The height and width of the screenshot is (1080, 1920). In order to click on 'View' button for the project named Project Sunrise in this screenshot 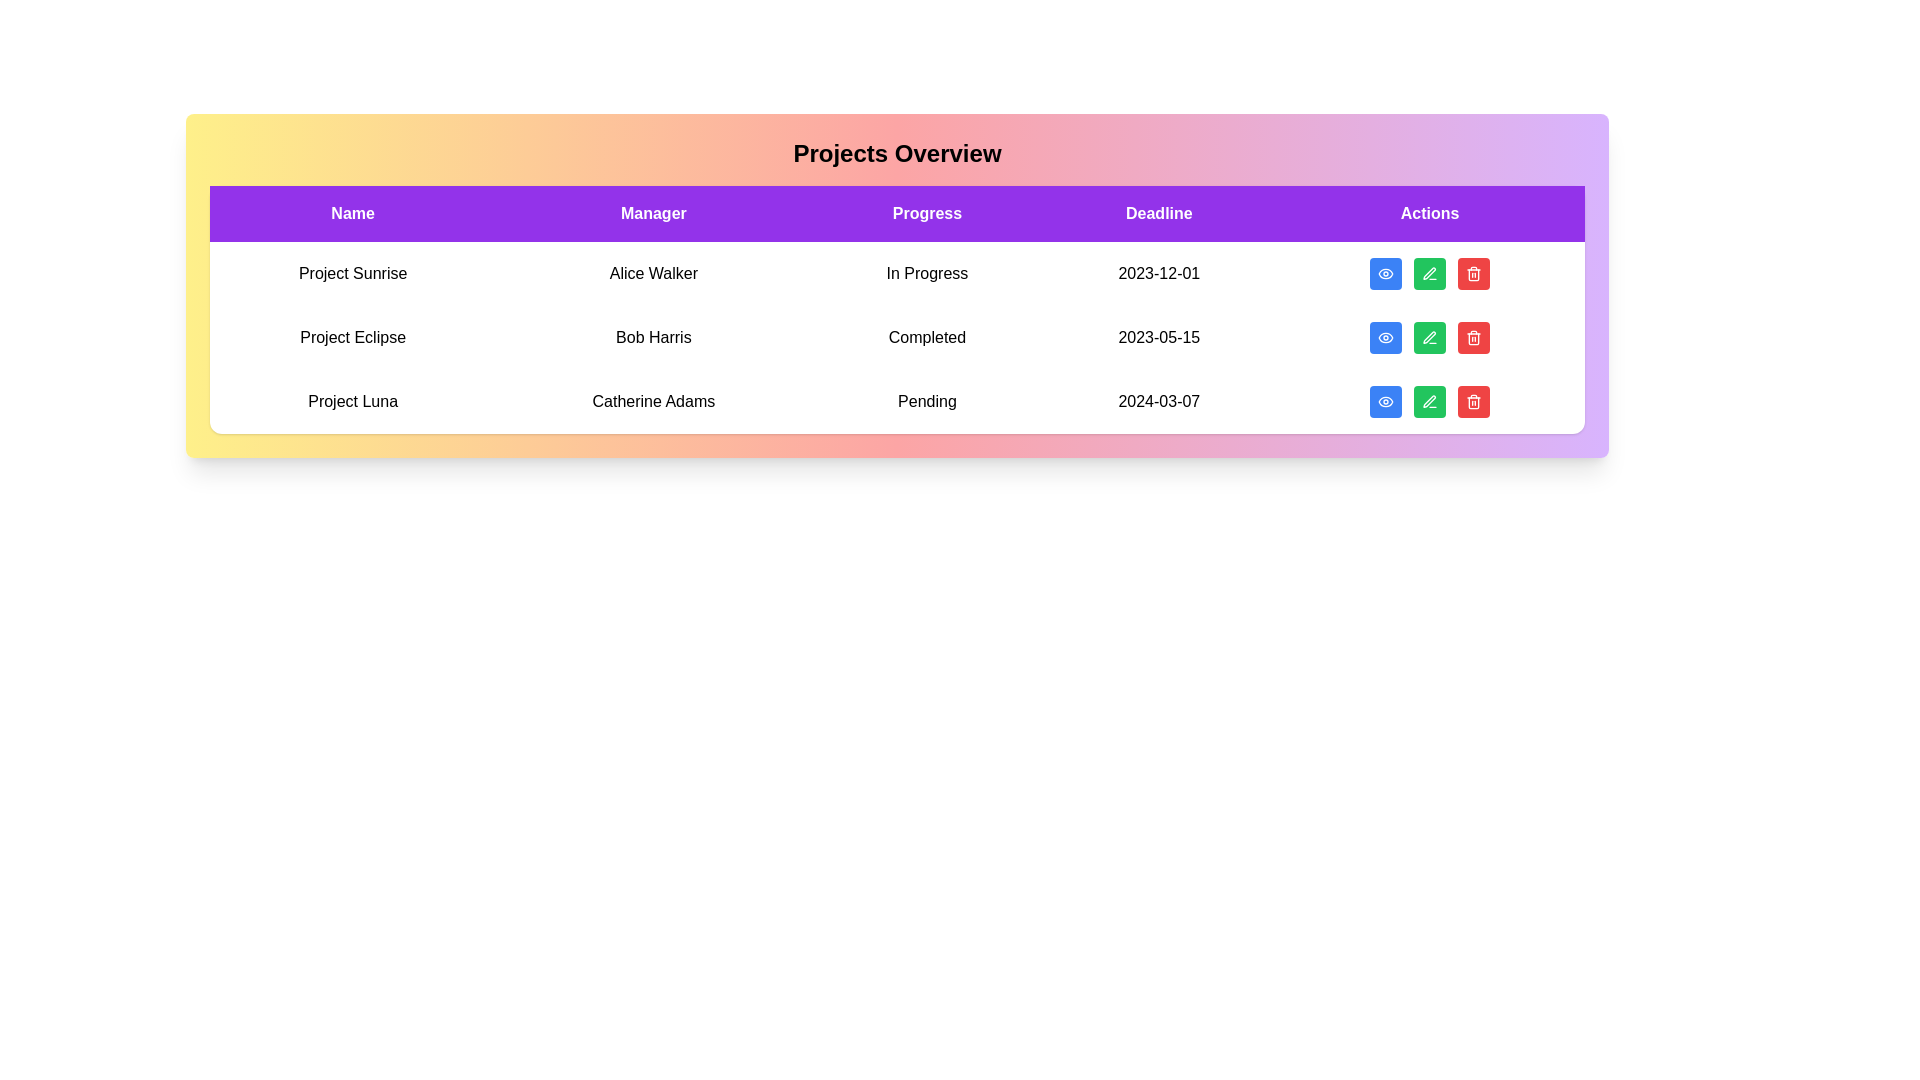, I will do `click(1385, 273)`.